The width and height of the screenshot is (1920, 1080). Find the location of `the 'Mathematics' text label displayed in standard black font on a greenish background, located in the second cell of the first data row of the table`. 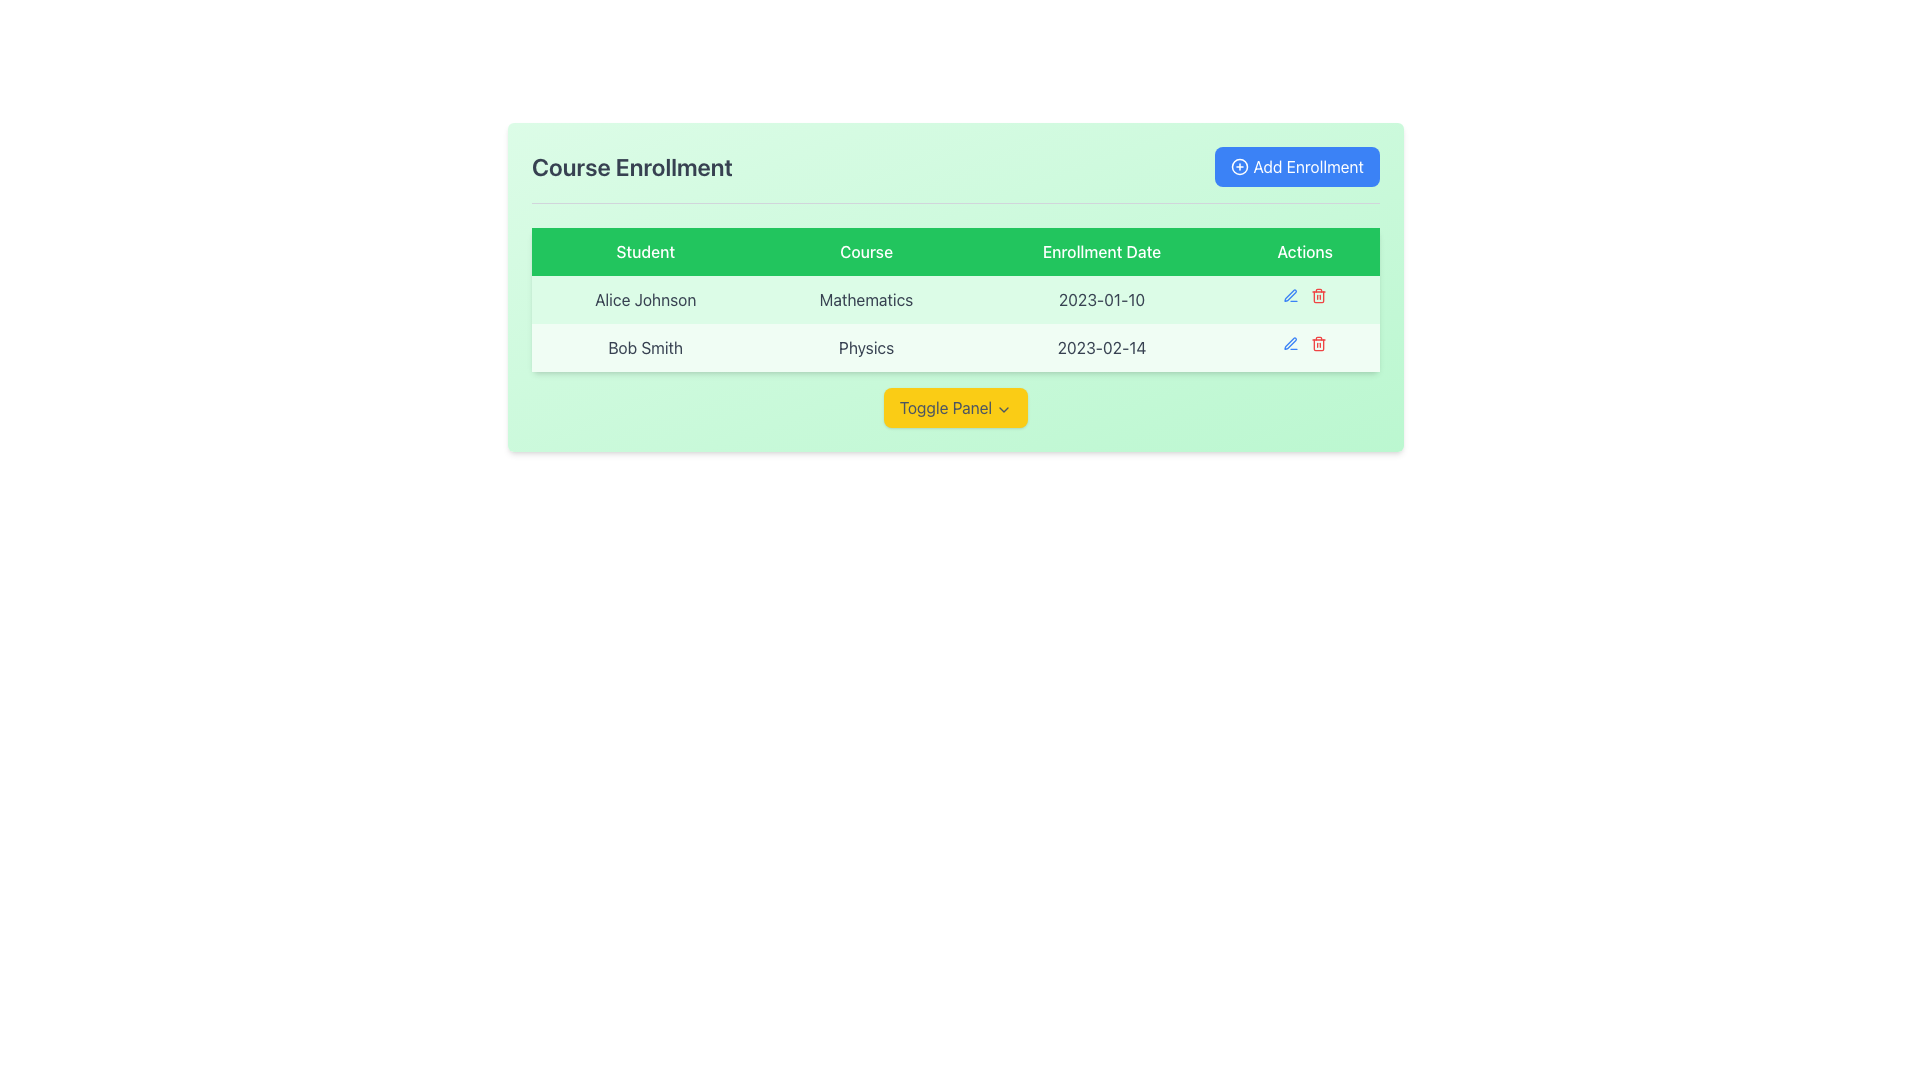

the 'Mathematics' text label displayed in standard black font on a greenish background, located in the second cell of the first data row of the table is located at coordinates (866, 300).